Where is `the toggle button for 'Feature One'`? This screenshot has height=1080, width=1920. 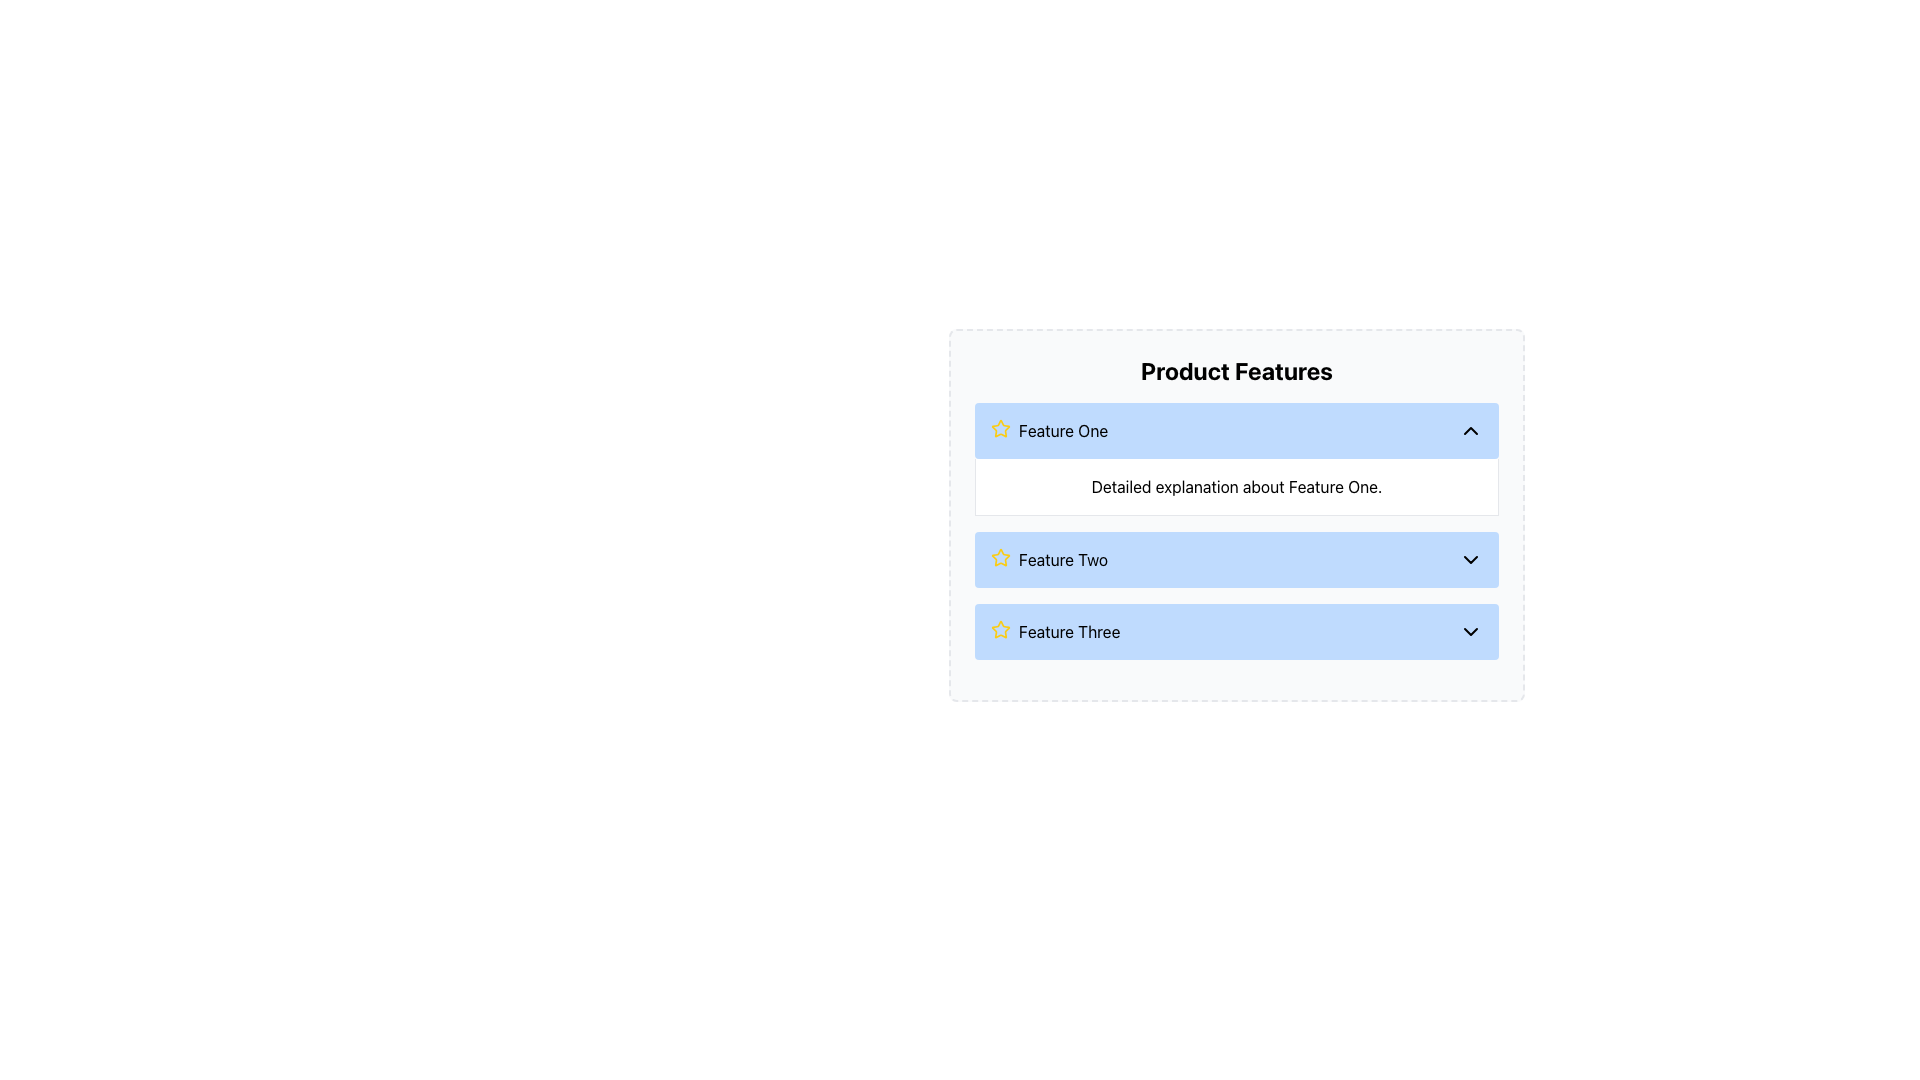
the toggle button for 'Feature One' is located at coordinates (1236, 430).